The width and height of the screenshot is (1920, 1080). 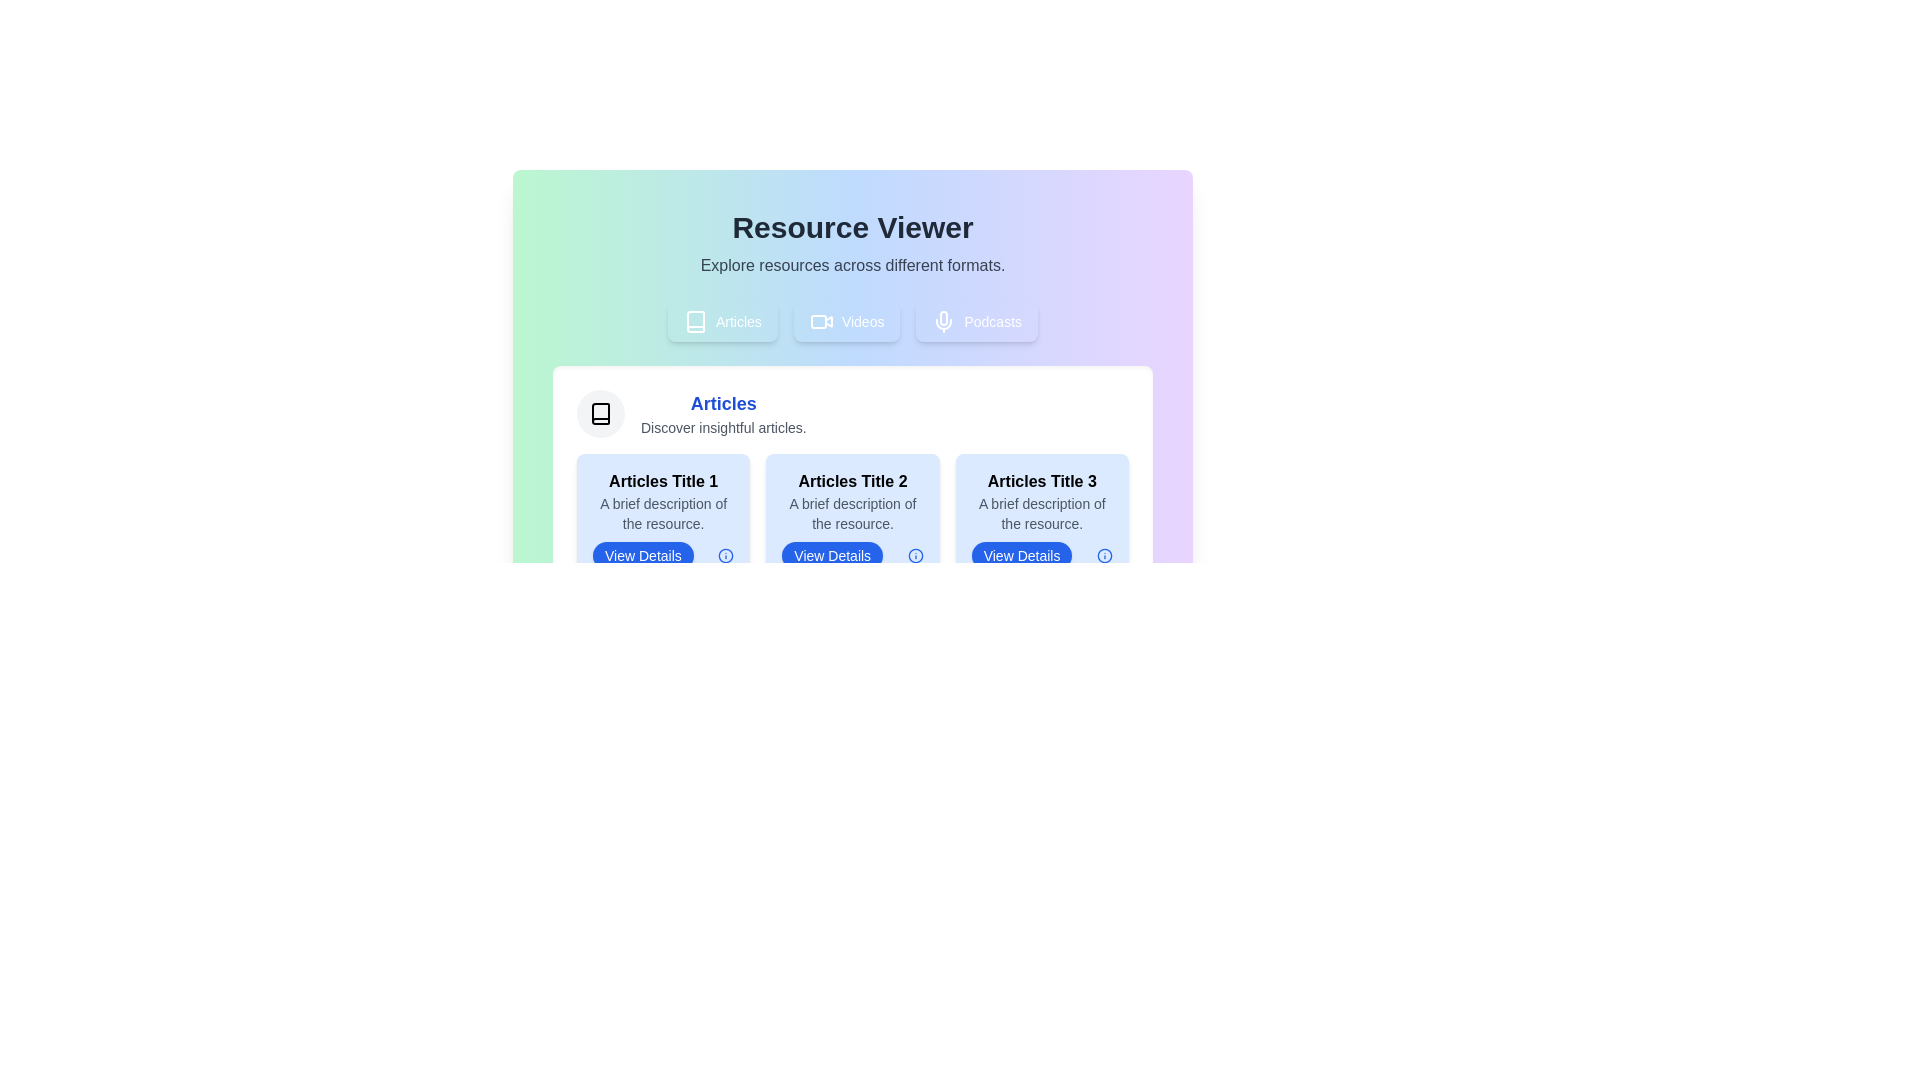 What do you see at coordinates (847, 320) in the screenshot?
I see `the 'Videos' button, which is a rectangular button with rounded corners located in the top-center navigation menu` at bounding box center [847, 320].